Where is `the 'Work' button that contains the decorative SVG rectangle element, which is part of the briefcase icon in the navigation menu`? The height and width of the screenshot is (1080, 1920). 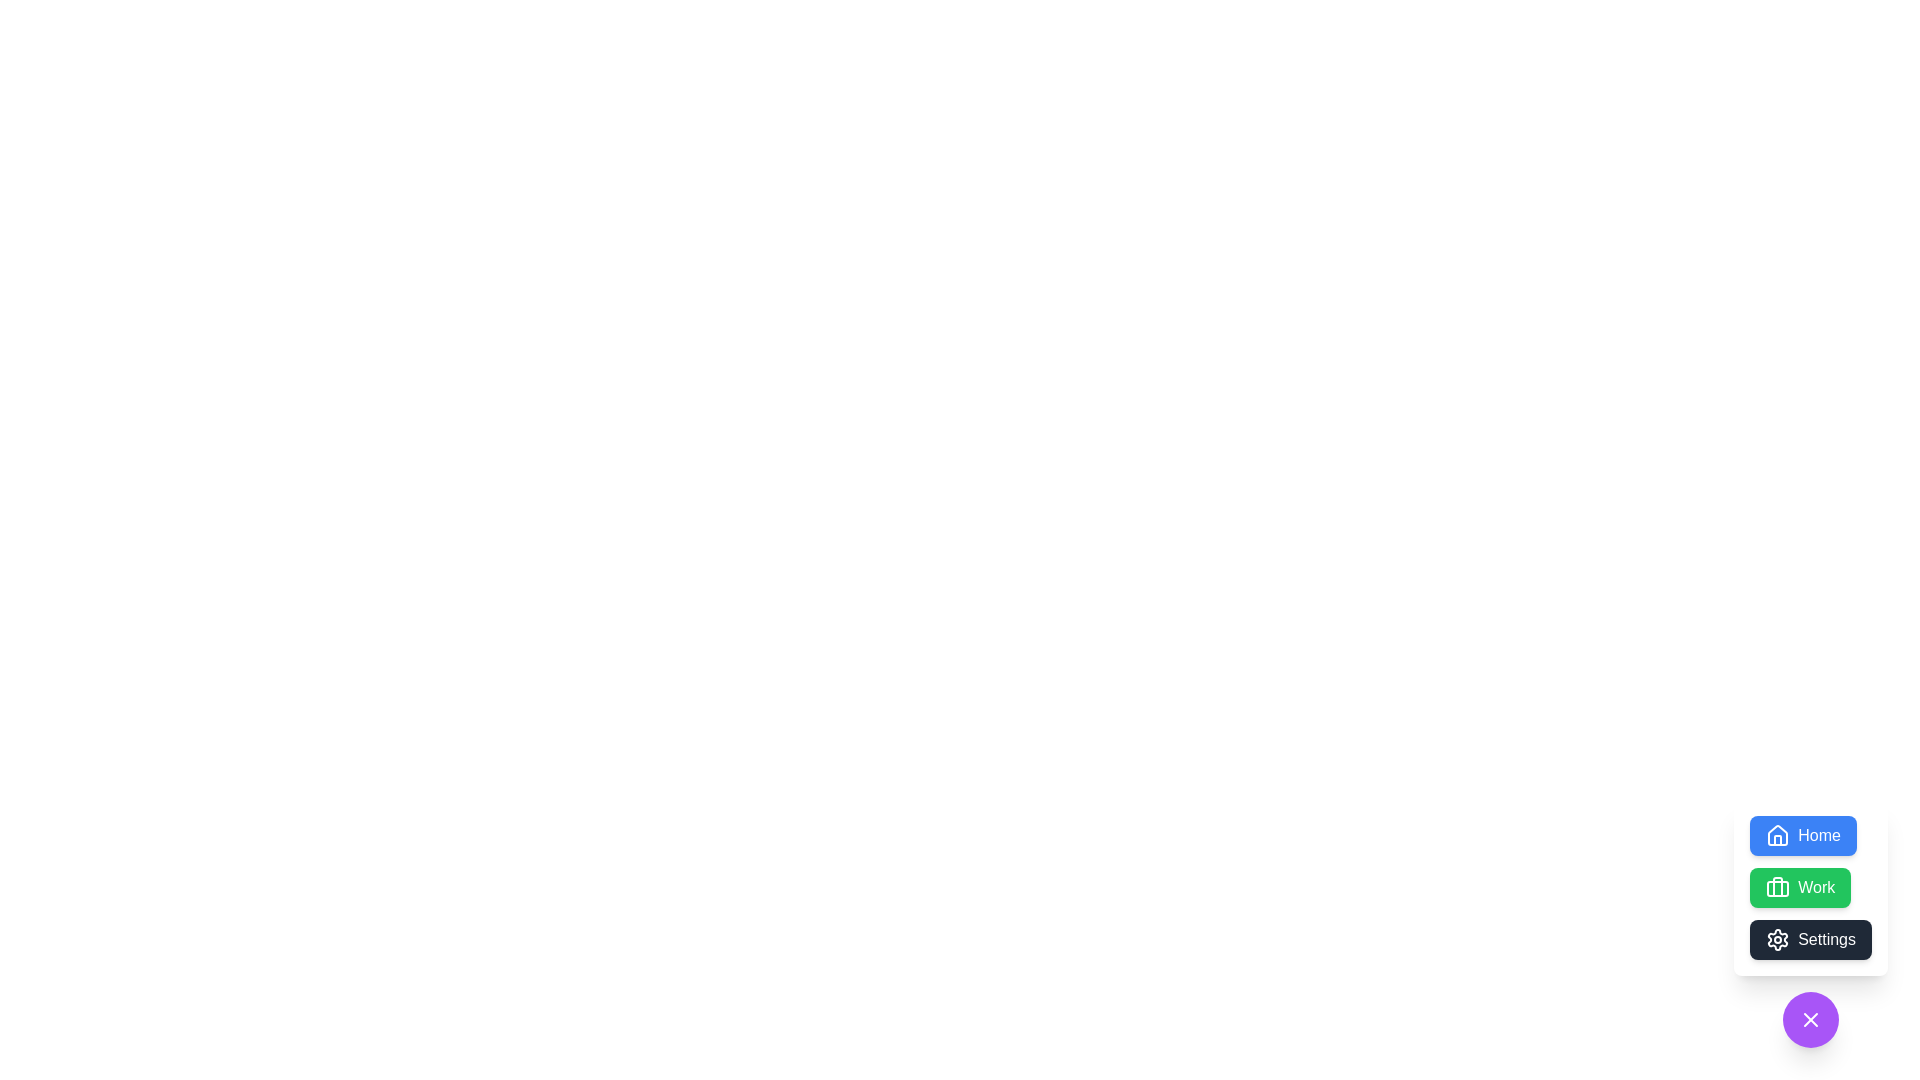
the 'Work' button that contains the decorative SVG rectangle element, which is part of the briefcase icon in the navigation menu is located at coordinates (1778, 887).